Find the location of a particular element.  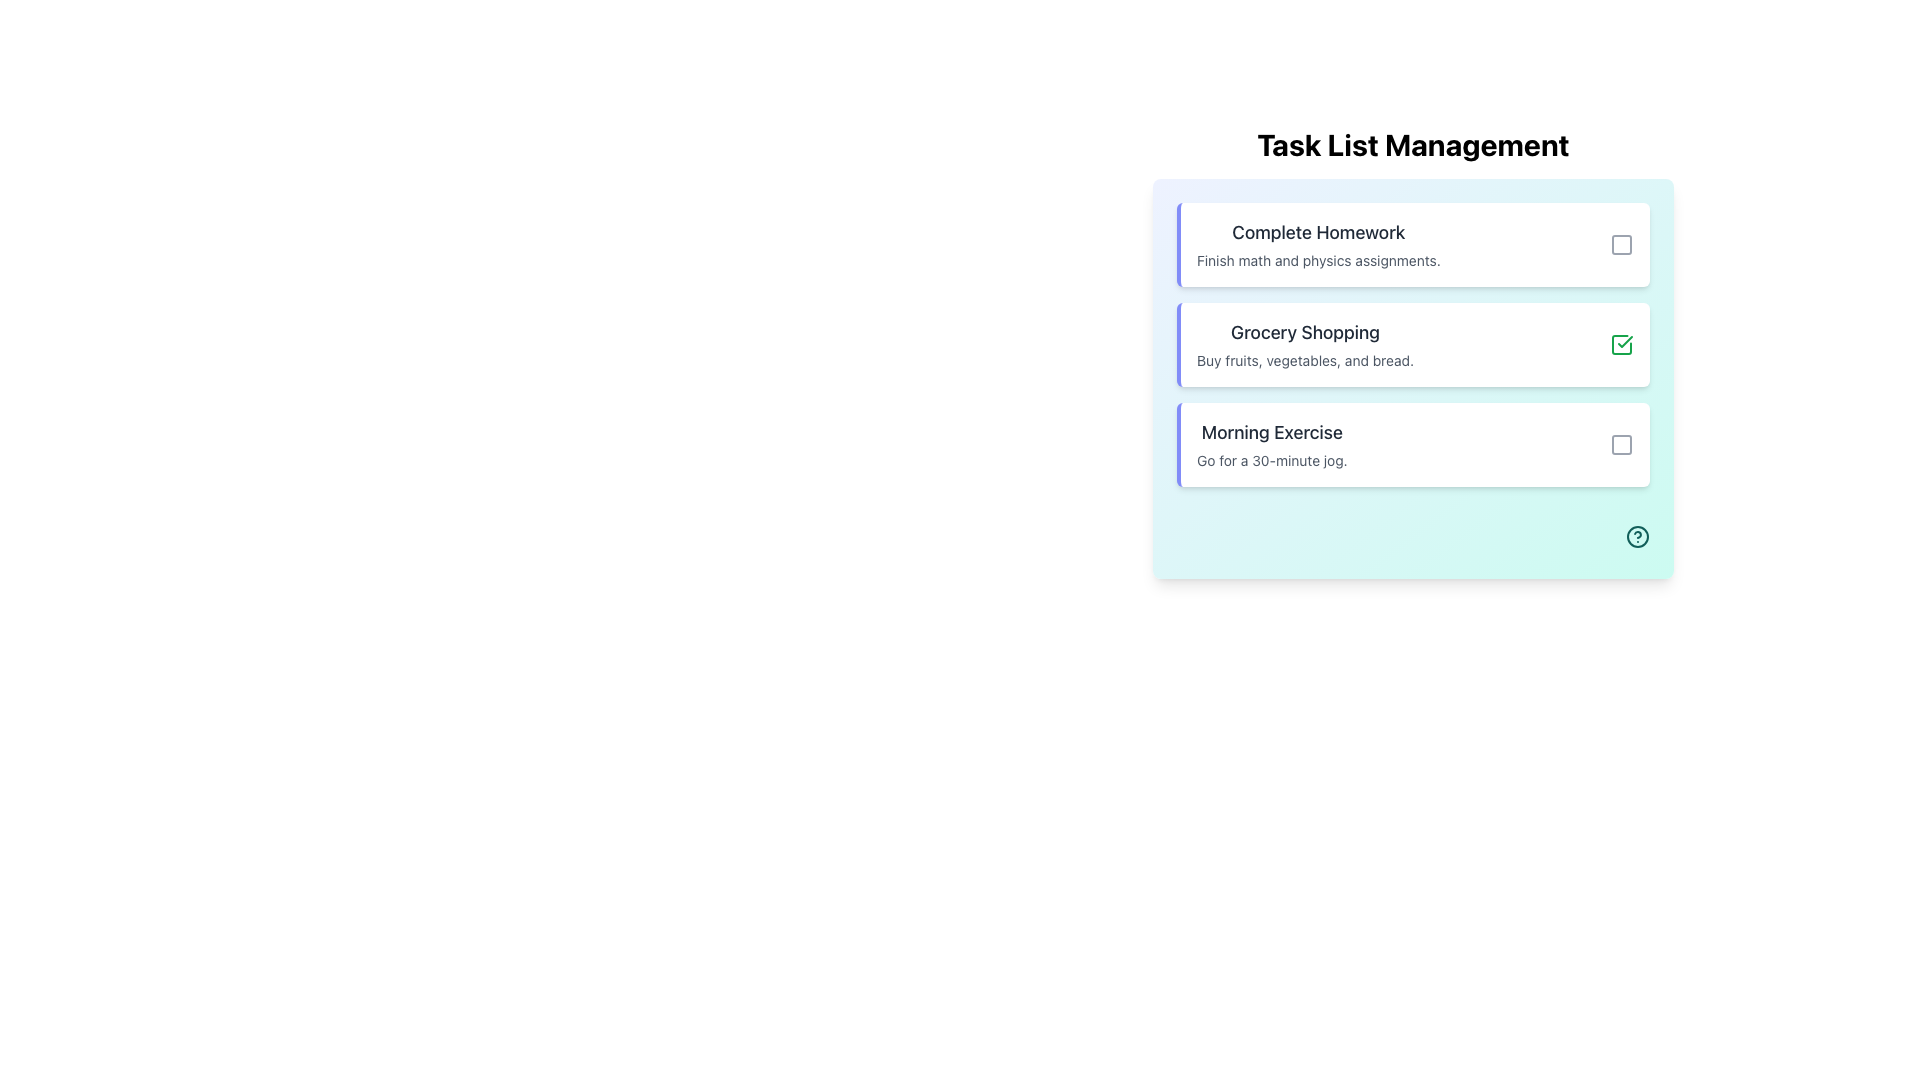

the text display element that shows 'Complete Homework' with a description stating 'Finish math and physics assignments.' is located at coordinates (1318, 244).